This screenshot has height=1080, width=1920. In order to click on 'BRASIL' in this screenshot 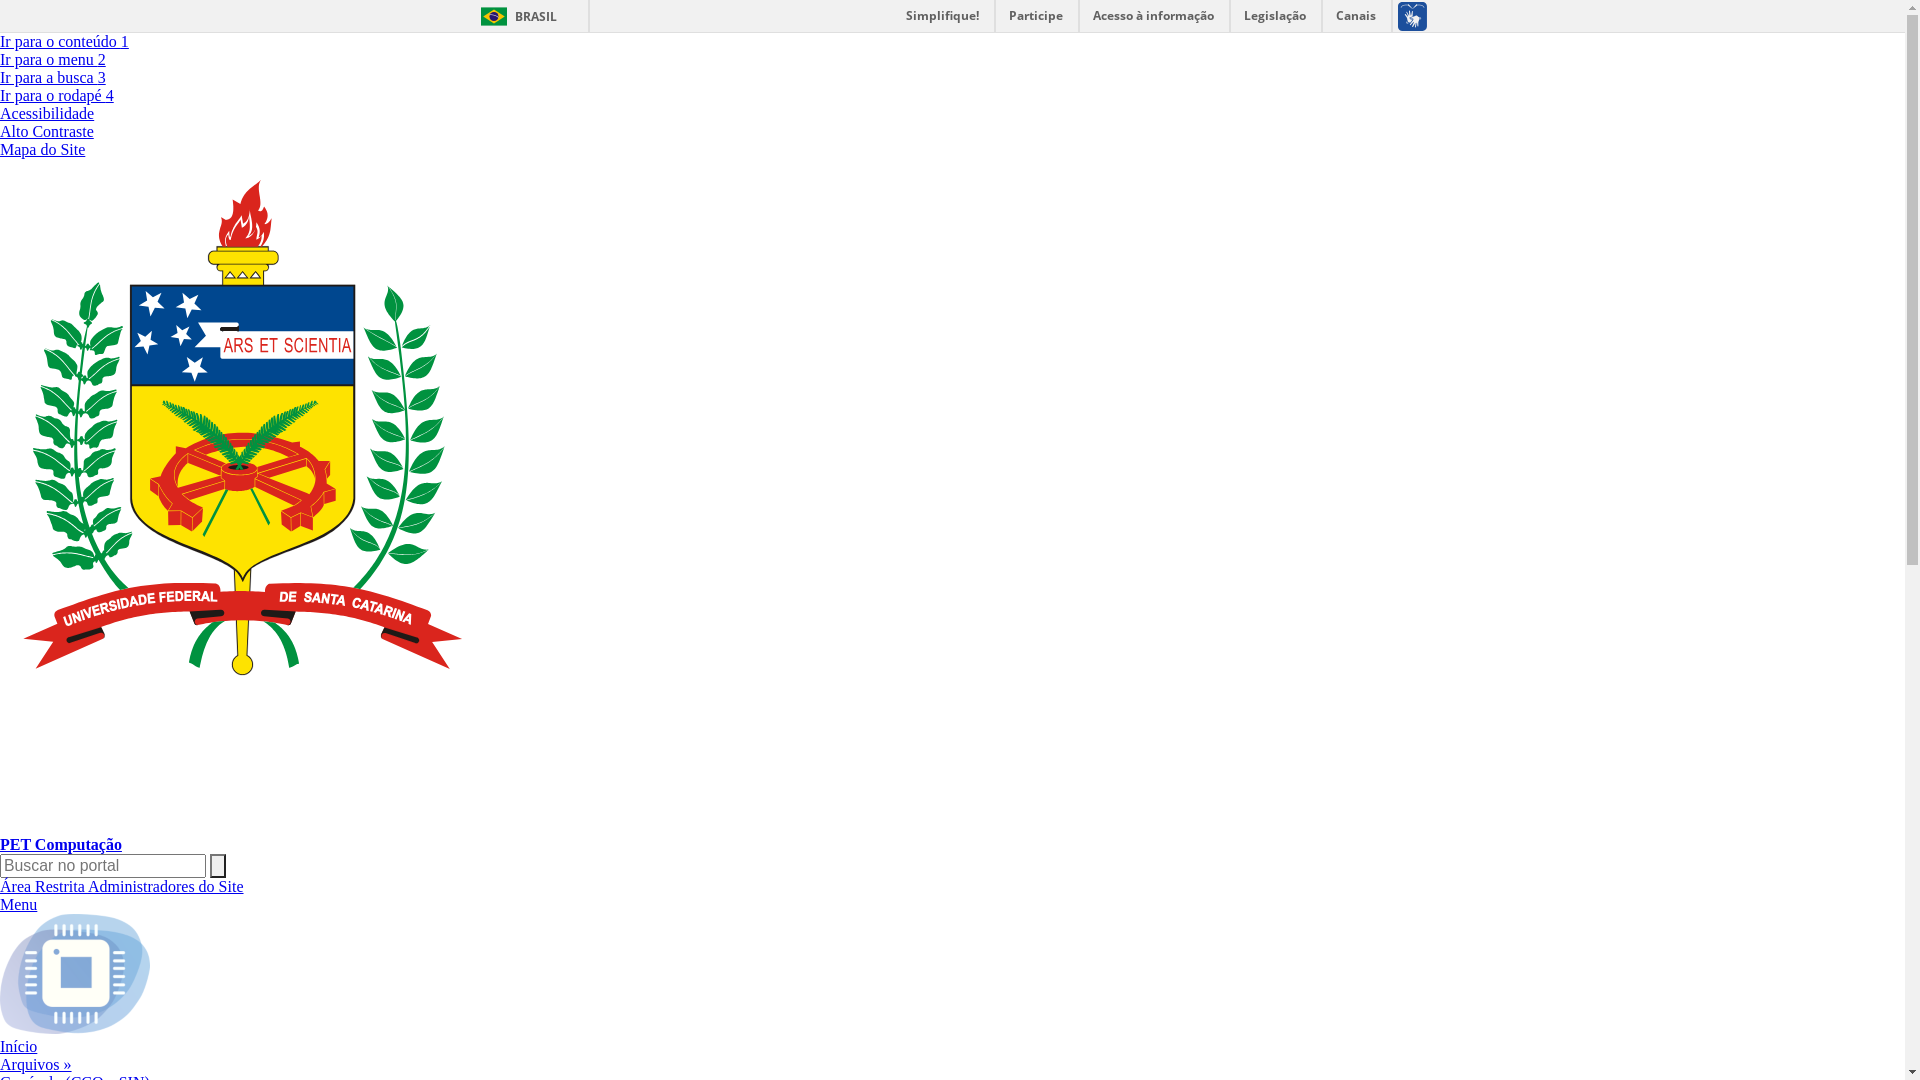, I will do `click(514, 16)`.